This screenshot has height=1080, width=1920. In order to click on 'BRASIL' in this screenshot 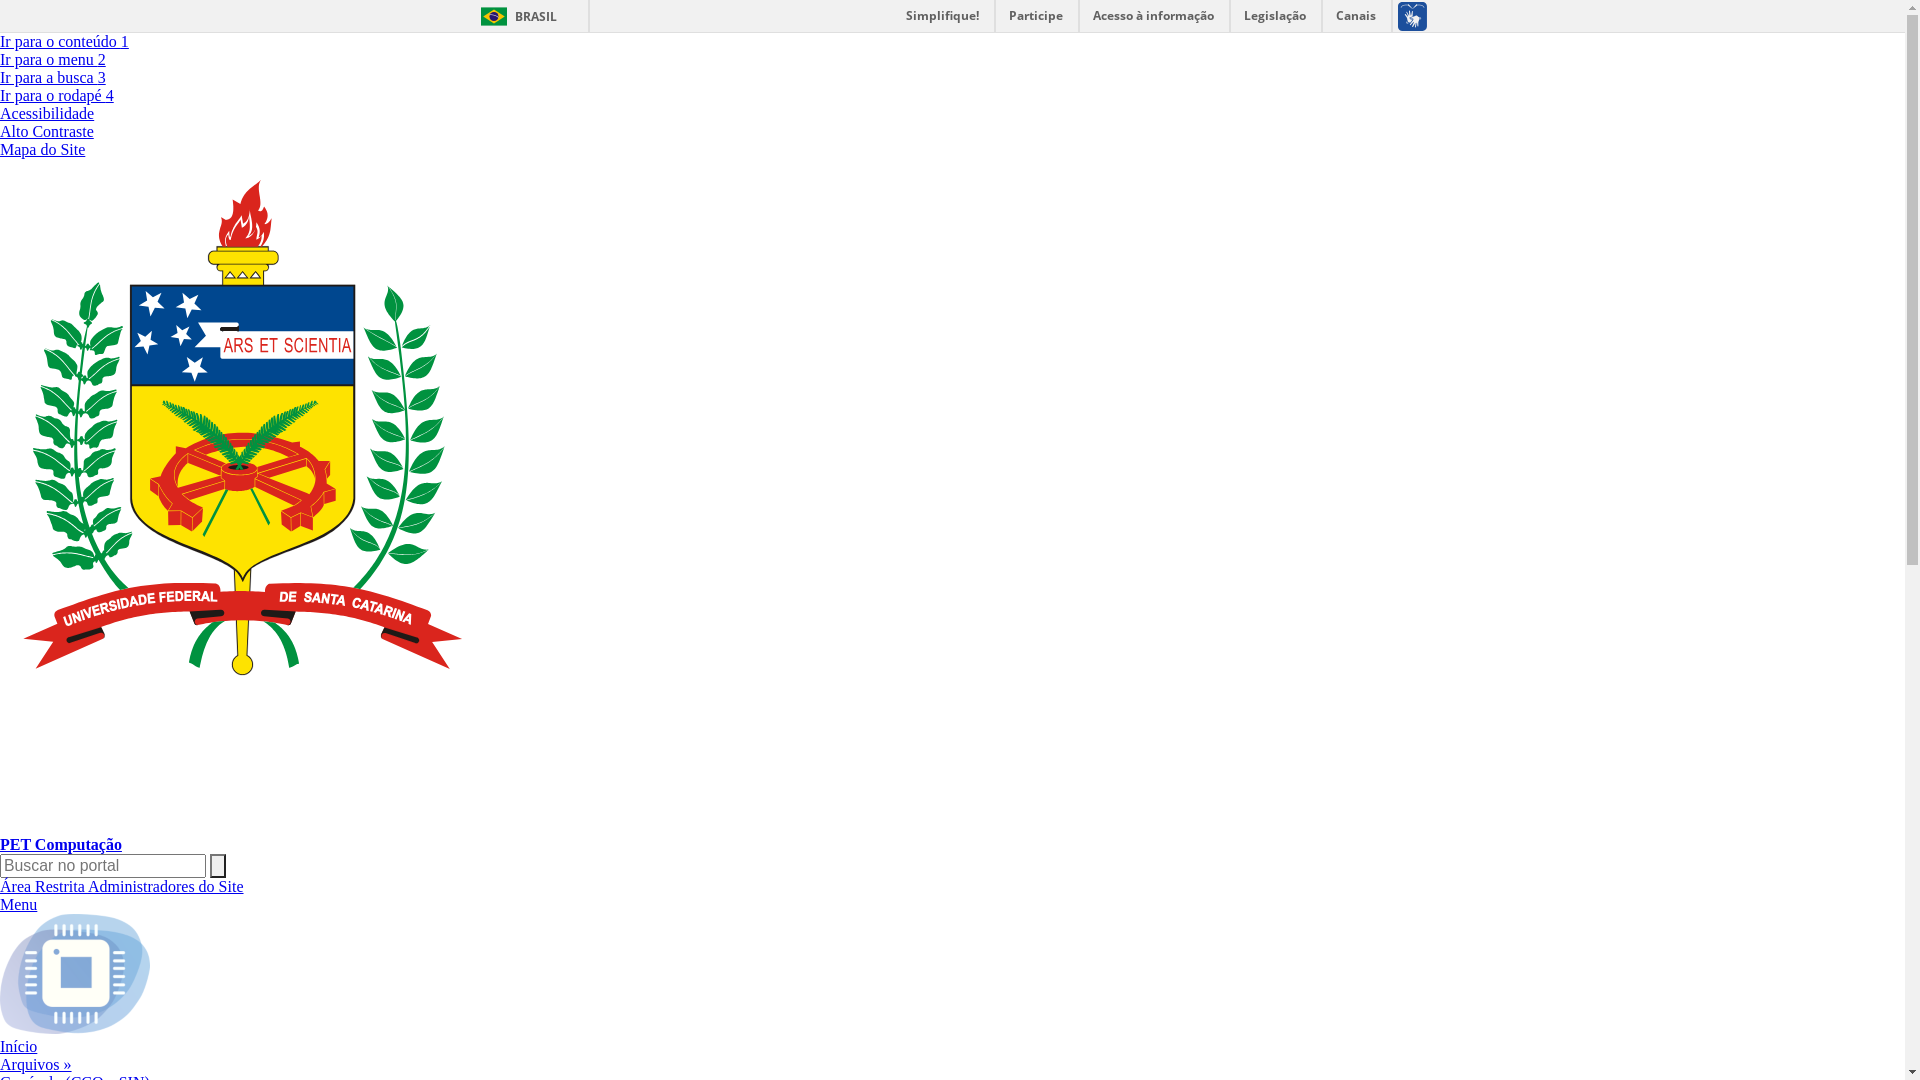, I will do `click(514, 16)`.